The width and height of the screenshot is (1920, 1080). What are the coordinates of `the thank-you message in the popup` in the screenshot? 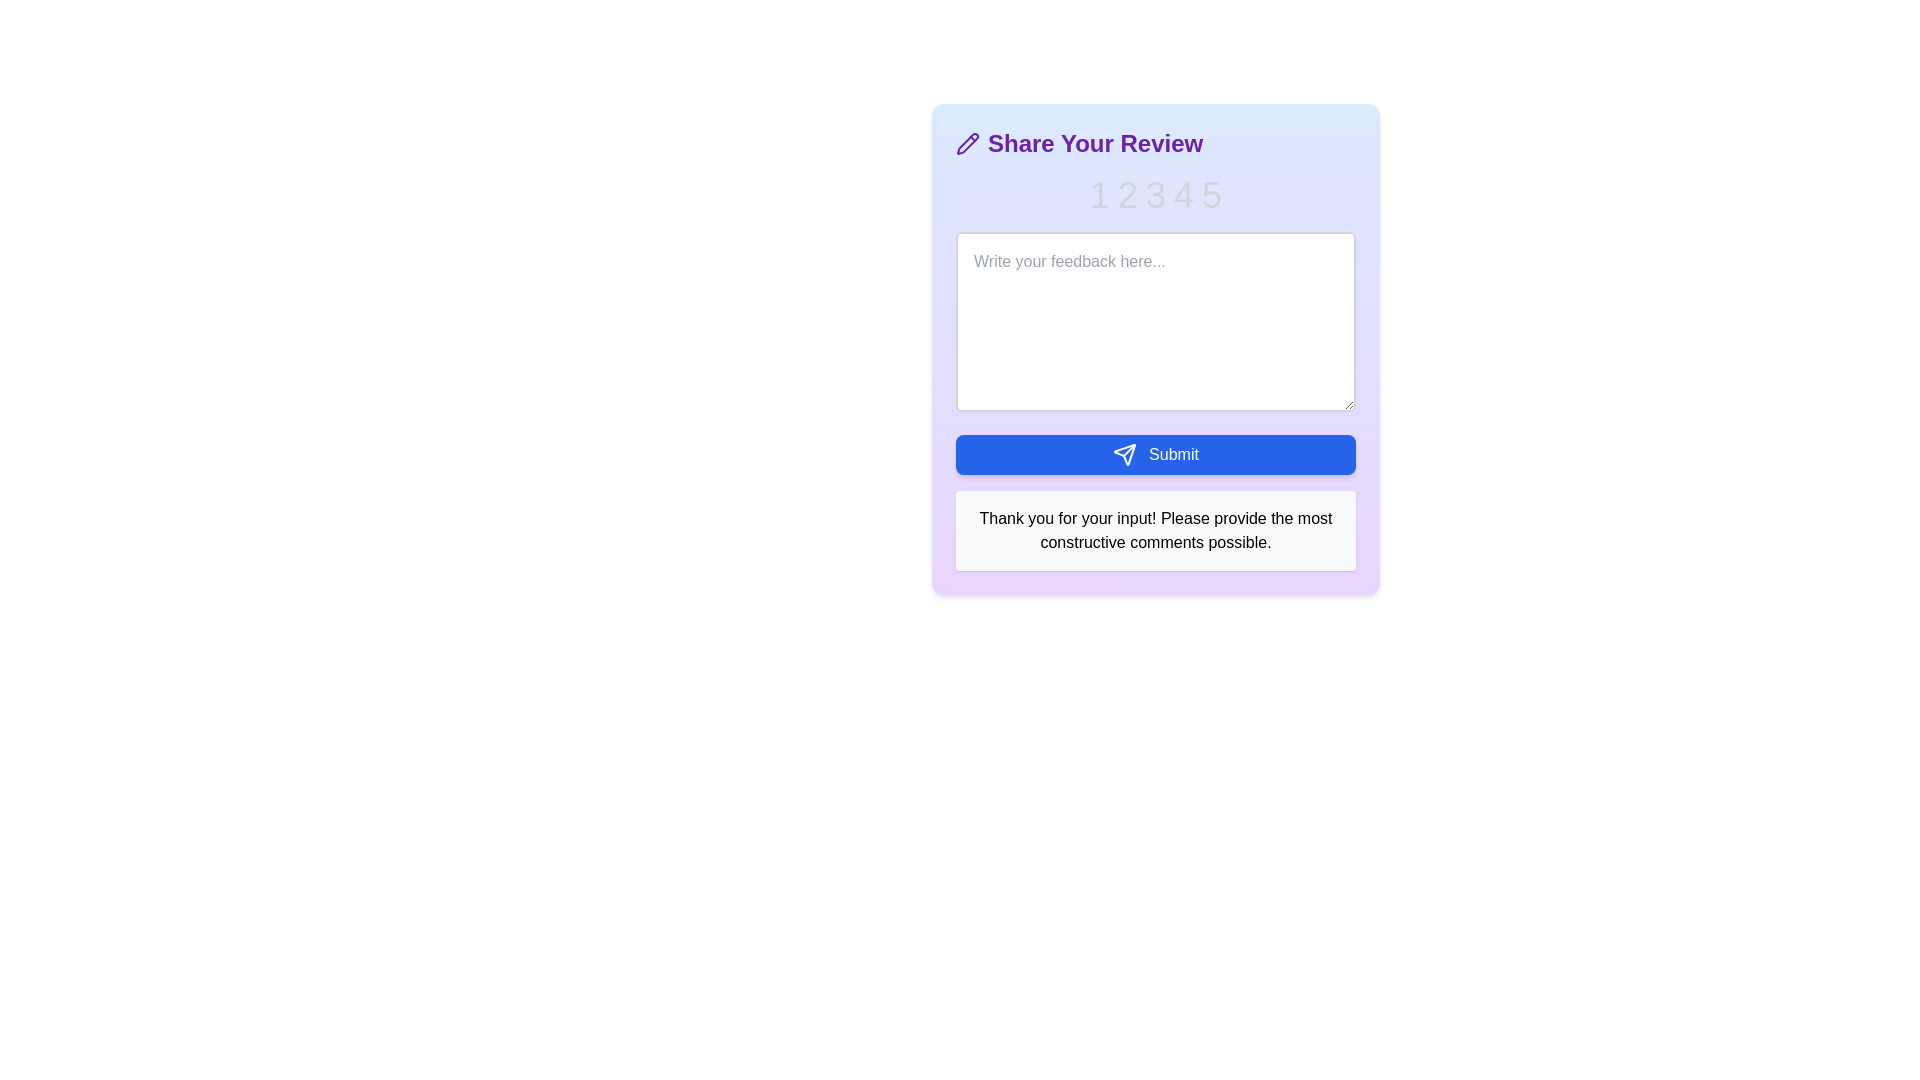 It's located at (1156, 530).